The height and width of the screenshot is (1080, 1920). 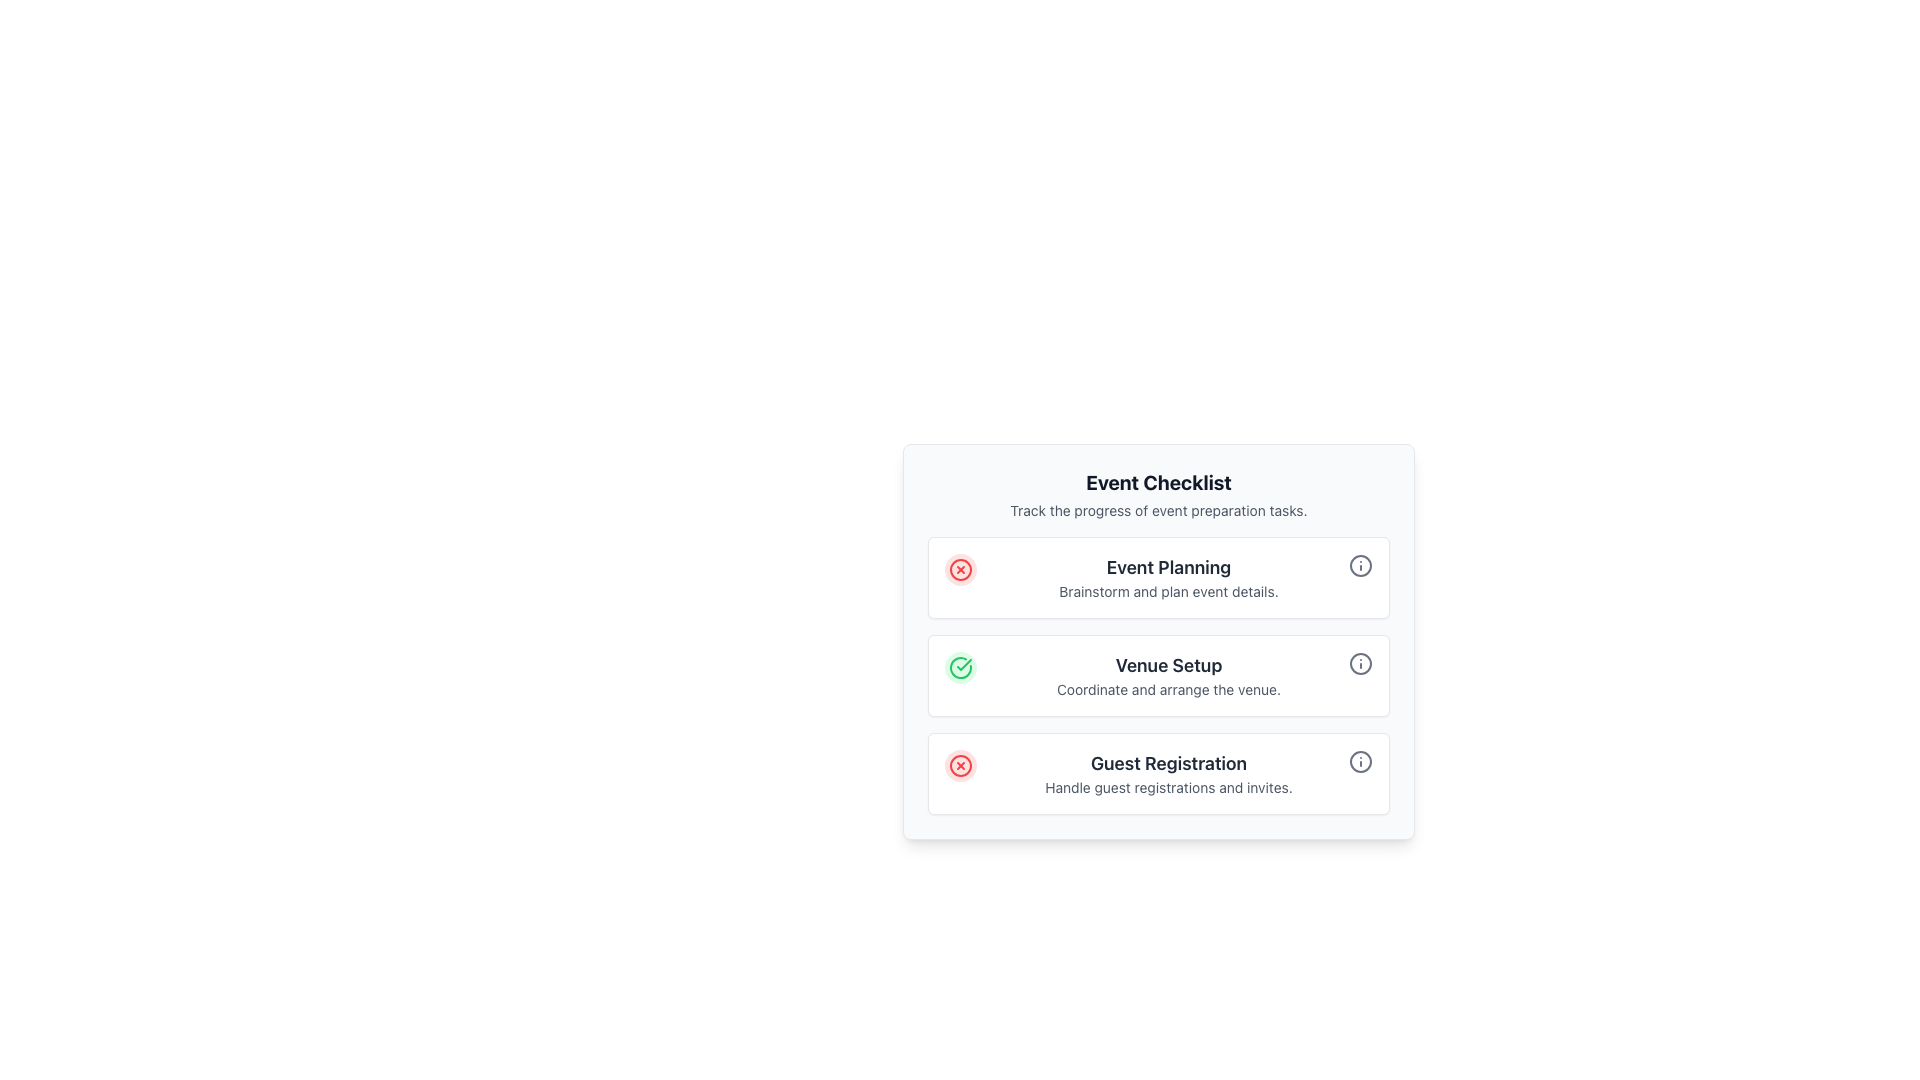 I want to click on title 'Event Checklist' and subtitle 'Track the progress of event preparation tasks' from the text block at the specified coordinates, so click(x=1158, y=494).